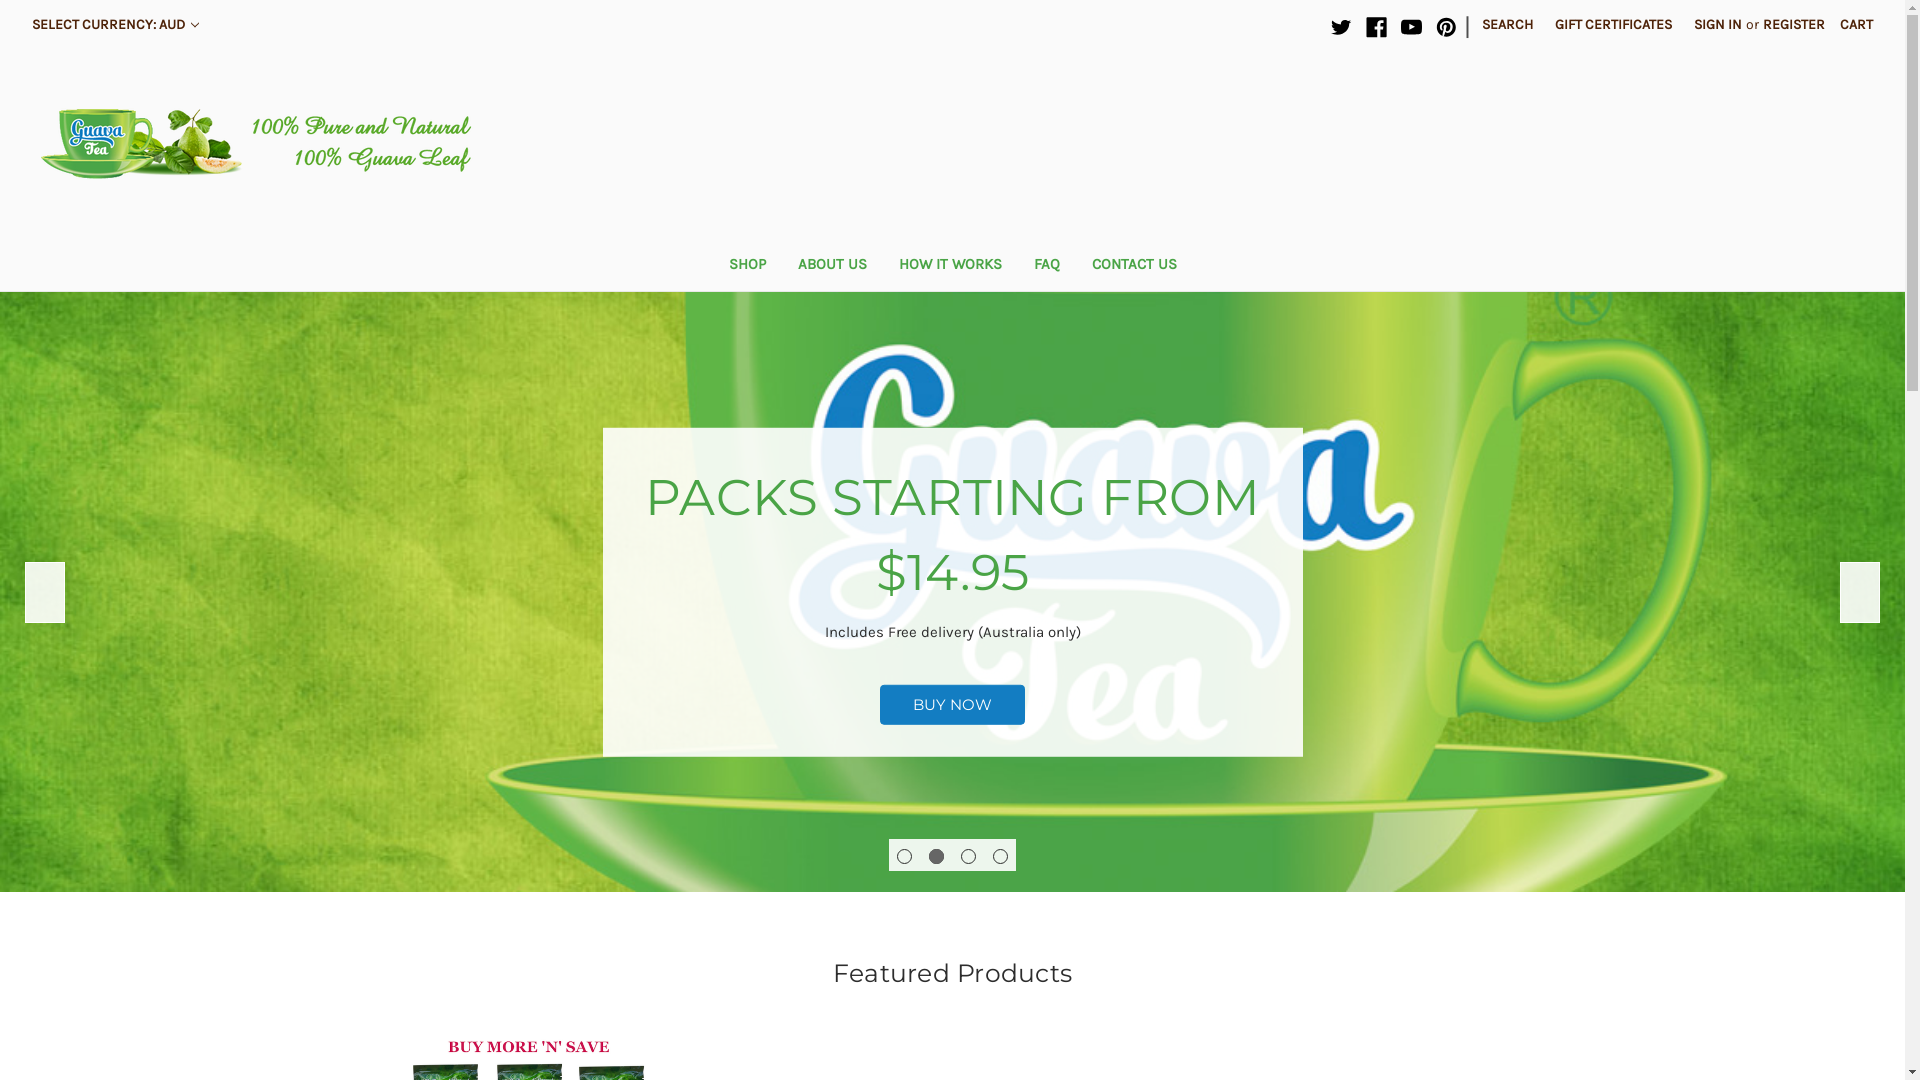 The height and width of the screenshot is (1080, 1920). What do you see at coordinates (935, 855) in the screenshot?
I see `'2'` at bounding box center [935, 855].